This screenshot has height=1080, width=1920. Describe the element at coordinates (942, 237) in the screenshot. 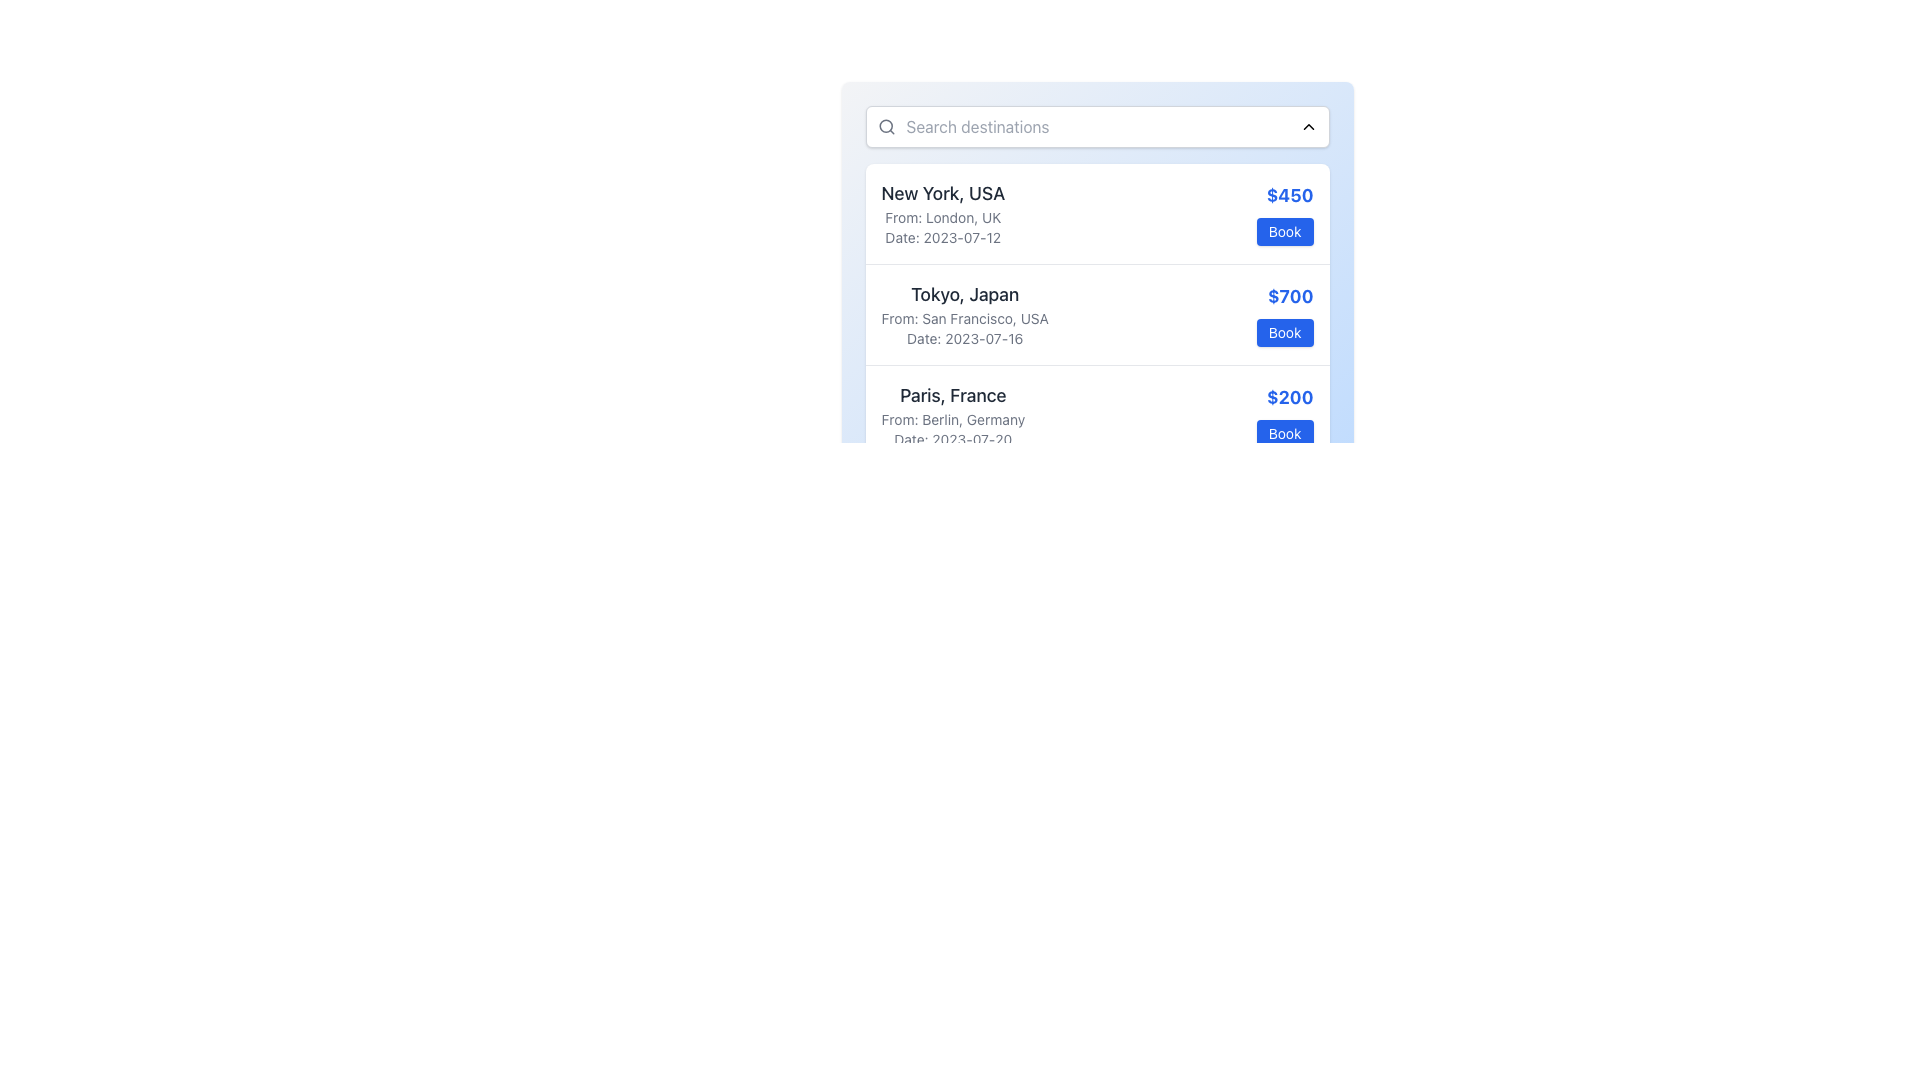

I see `the text element displaying 'Date: 2023-07-12', which is positioned beneath 'From: London, UK' in the flight destination block` at that location.